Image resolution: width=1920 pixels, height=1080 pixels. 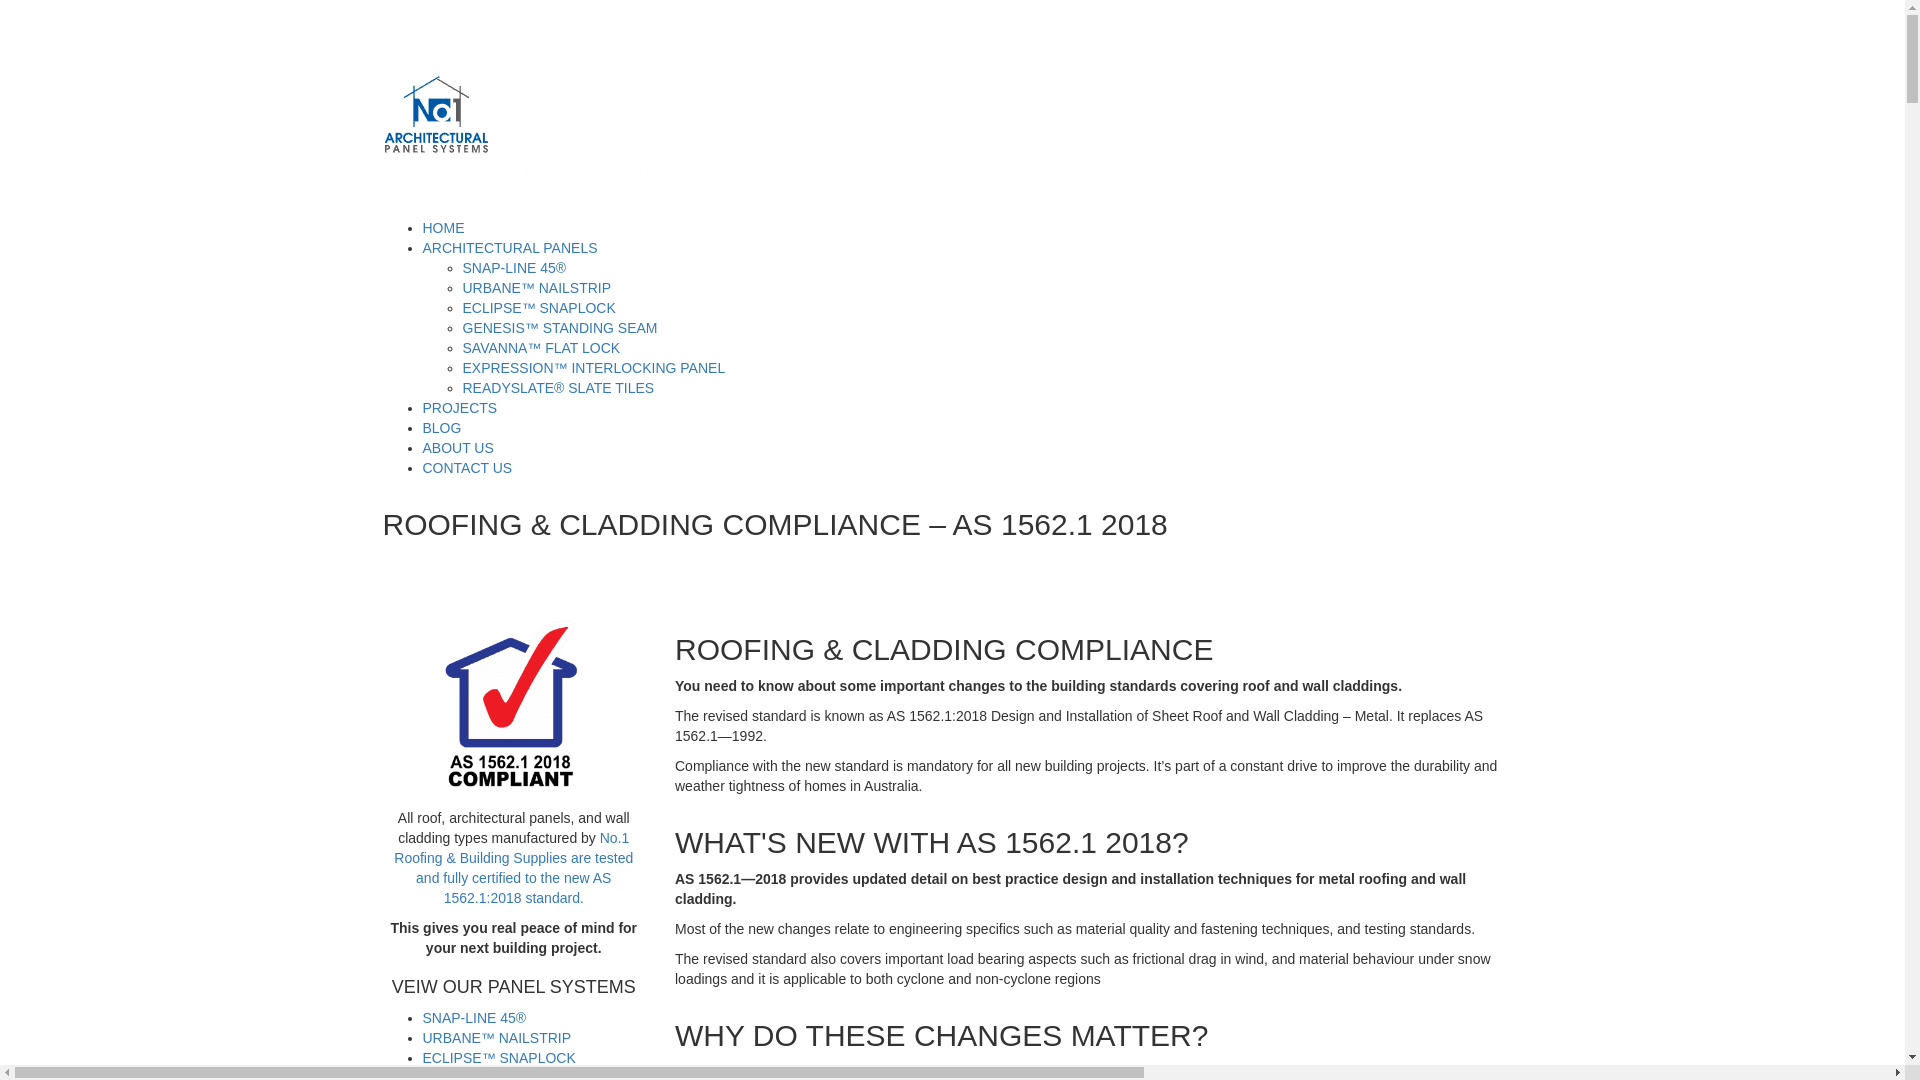 What do you see at coordinates (465, 467) in the screenshot?
I see `'CONTACT US'` at bounding box center [465, 467].